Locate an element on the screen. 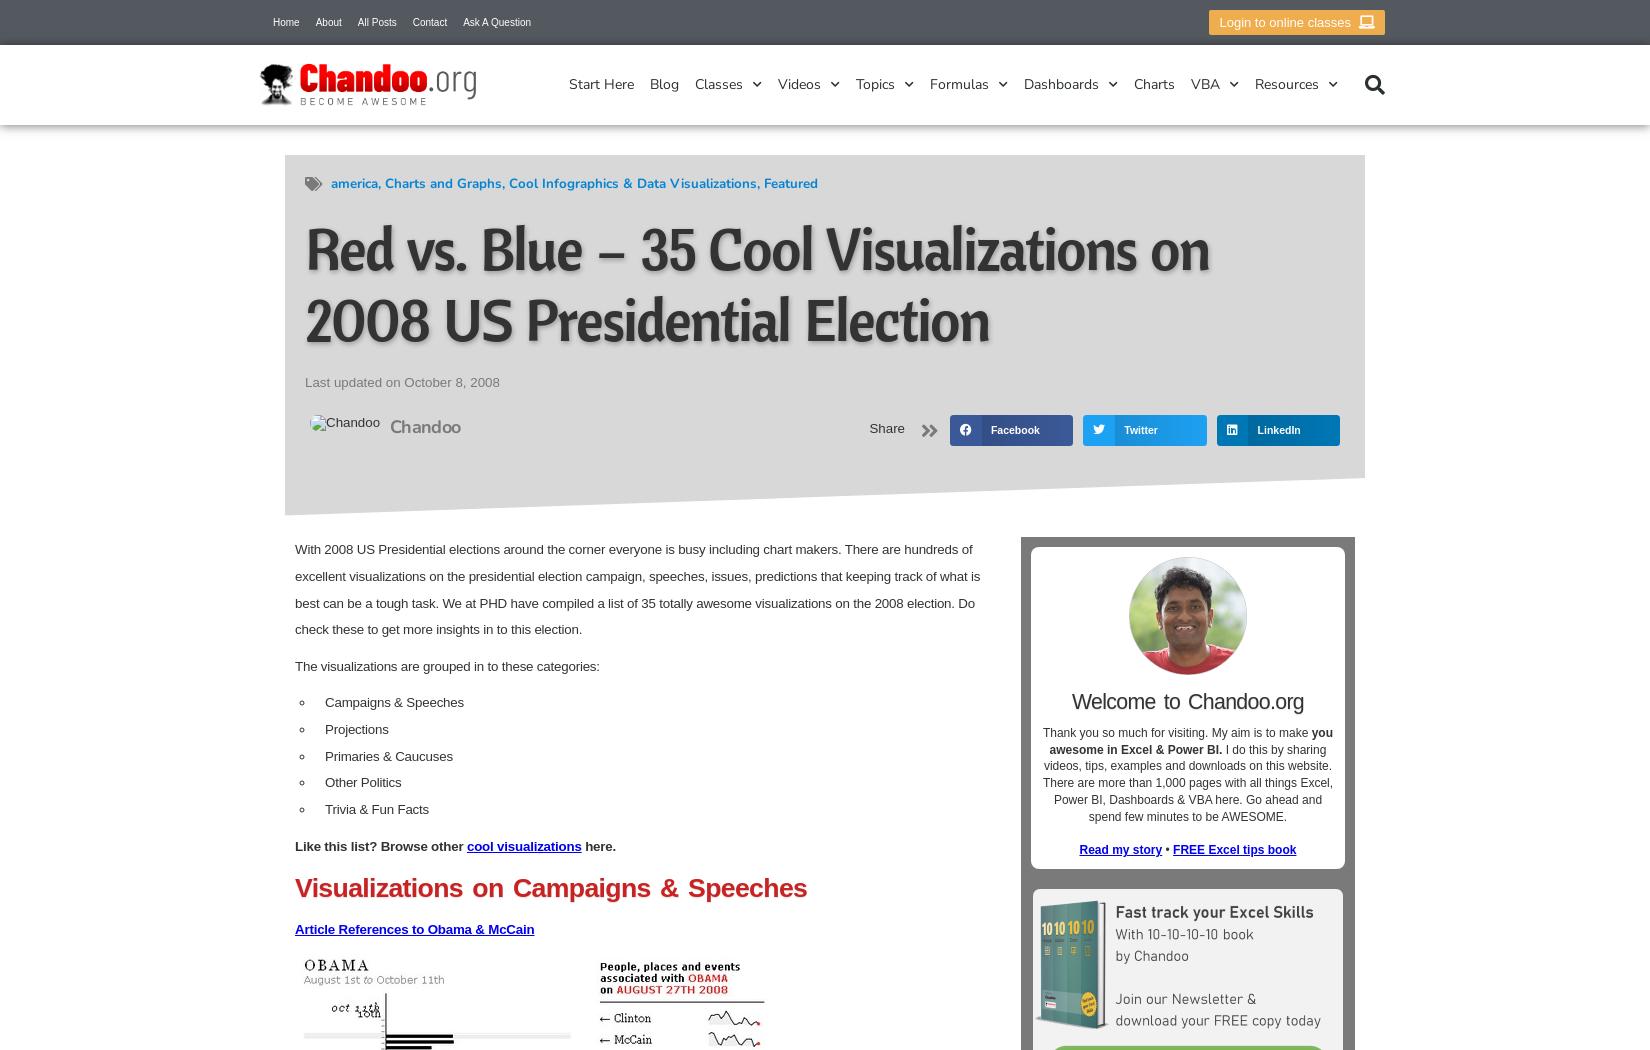  'here.' is located at coordinates (597, 845).